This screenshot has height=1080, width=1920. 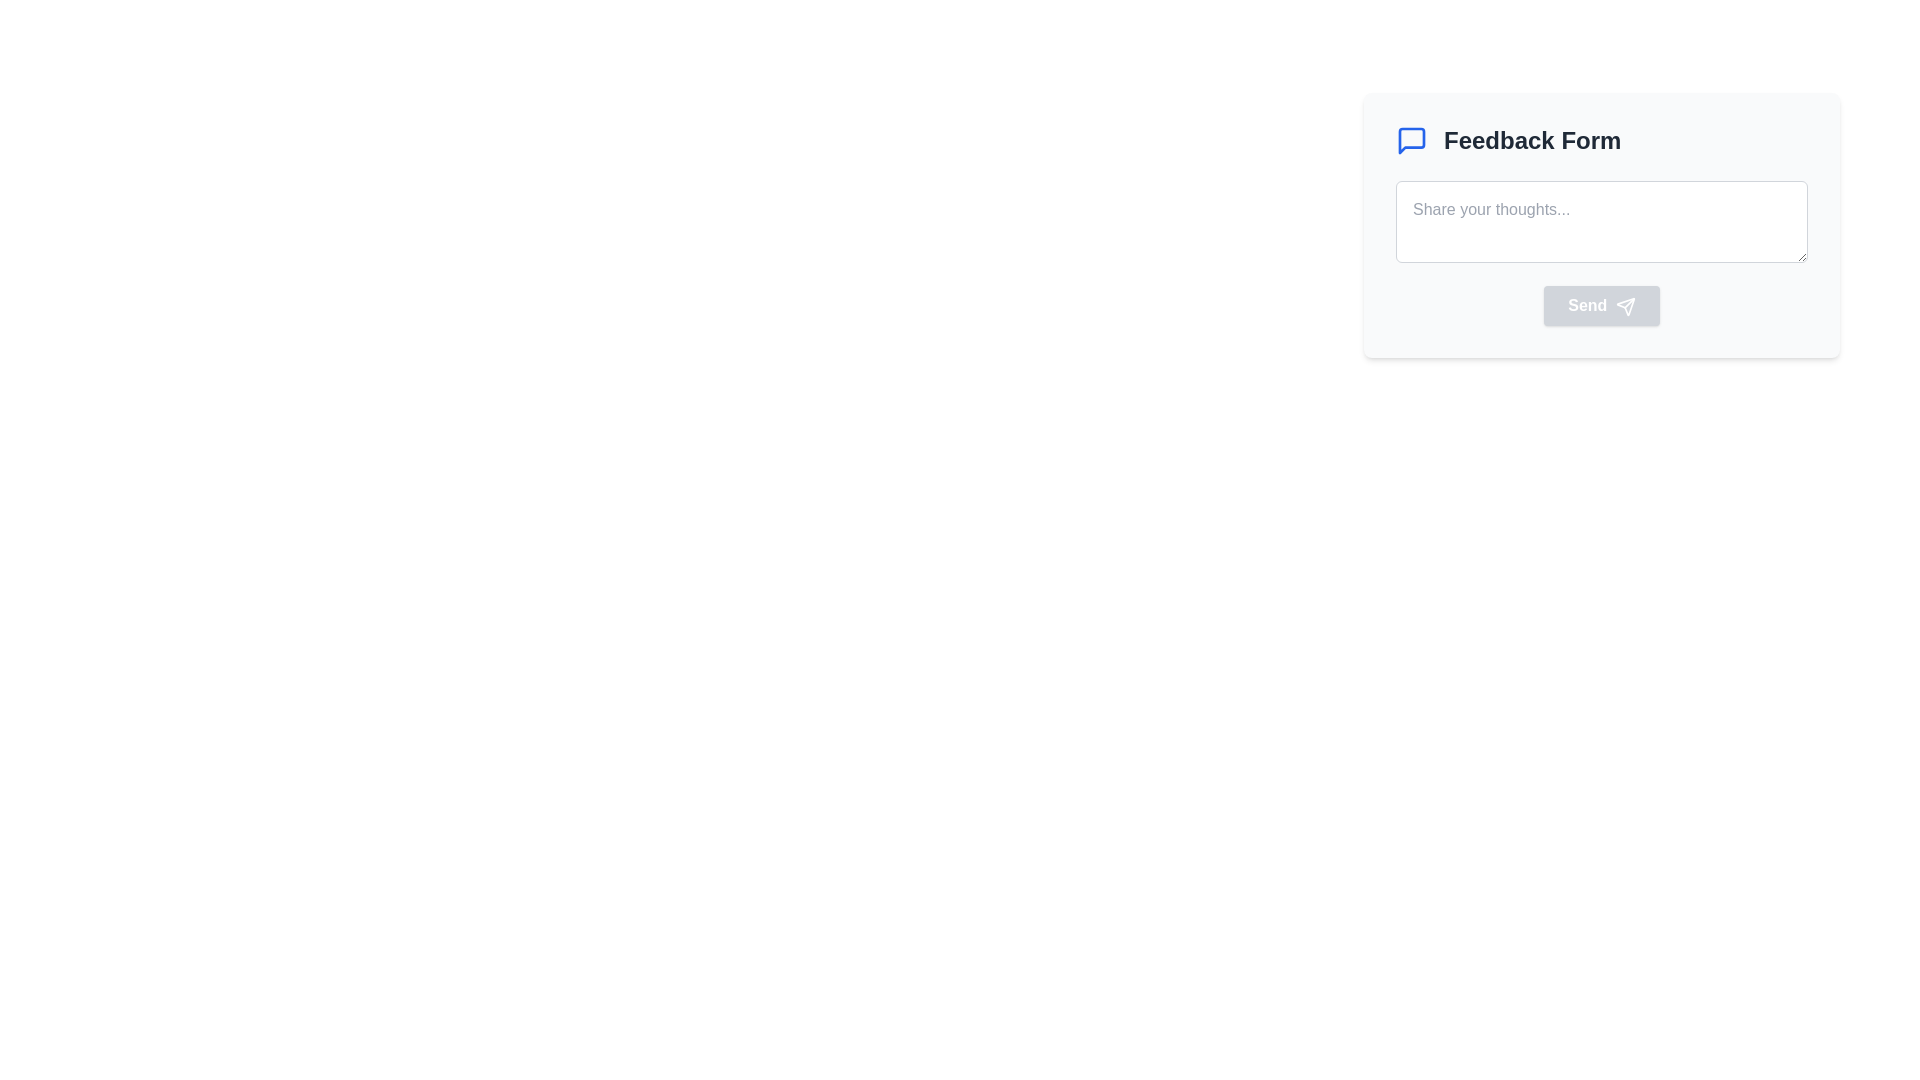 What do you see at coordinates (1602, 140) in the screenshot?
I see `the composite element consisting of a text heading and an accompanying icon, which serves as the title and graphical representation for the feedback form located near the top-right of the interface` at bounding box center [1602, 140].